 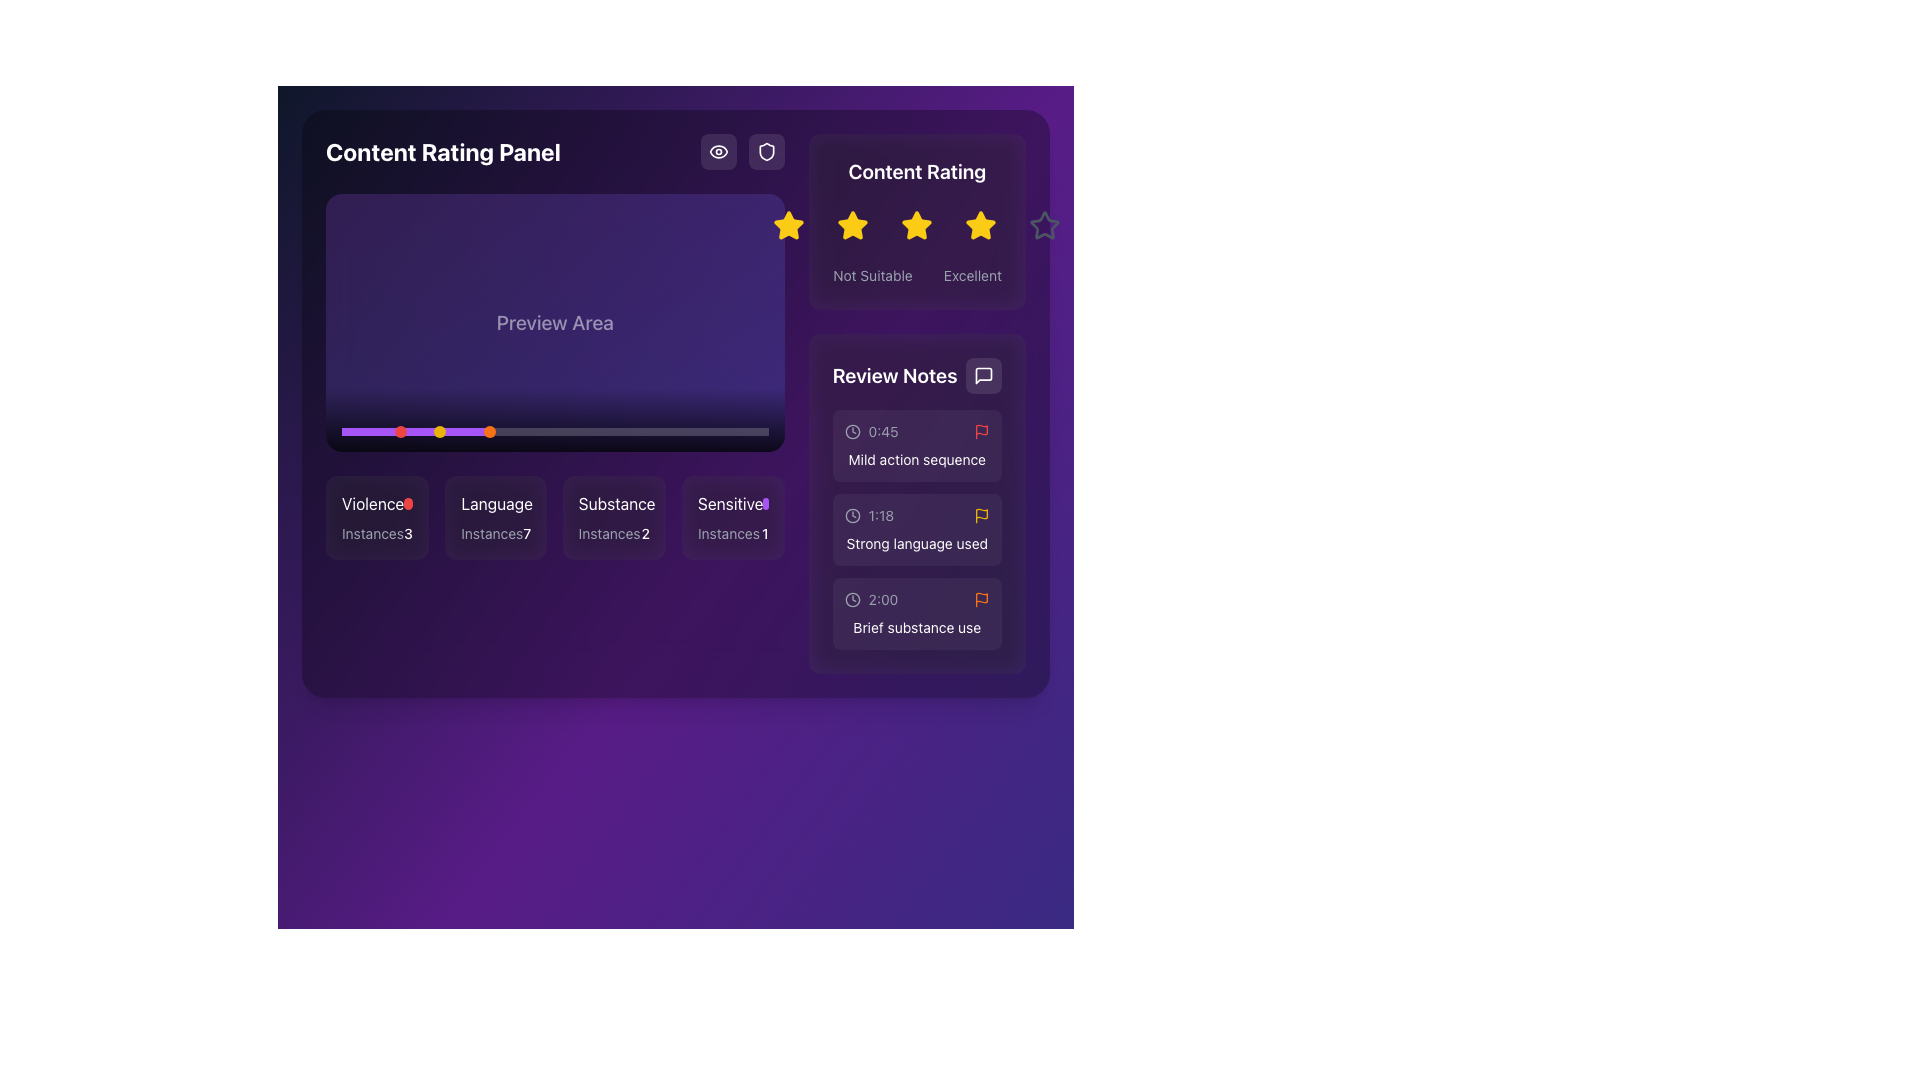 I want to click on the button in the top-right region of the Content Rating Panel, so click(x=765, y=150).